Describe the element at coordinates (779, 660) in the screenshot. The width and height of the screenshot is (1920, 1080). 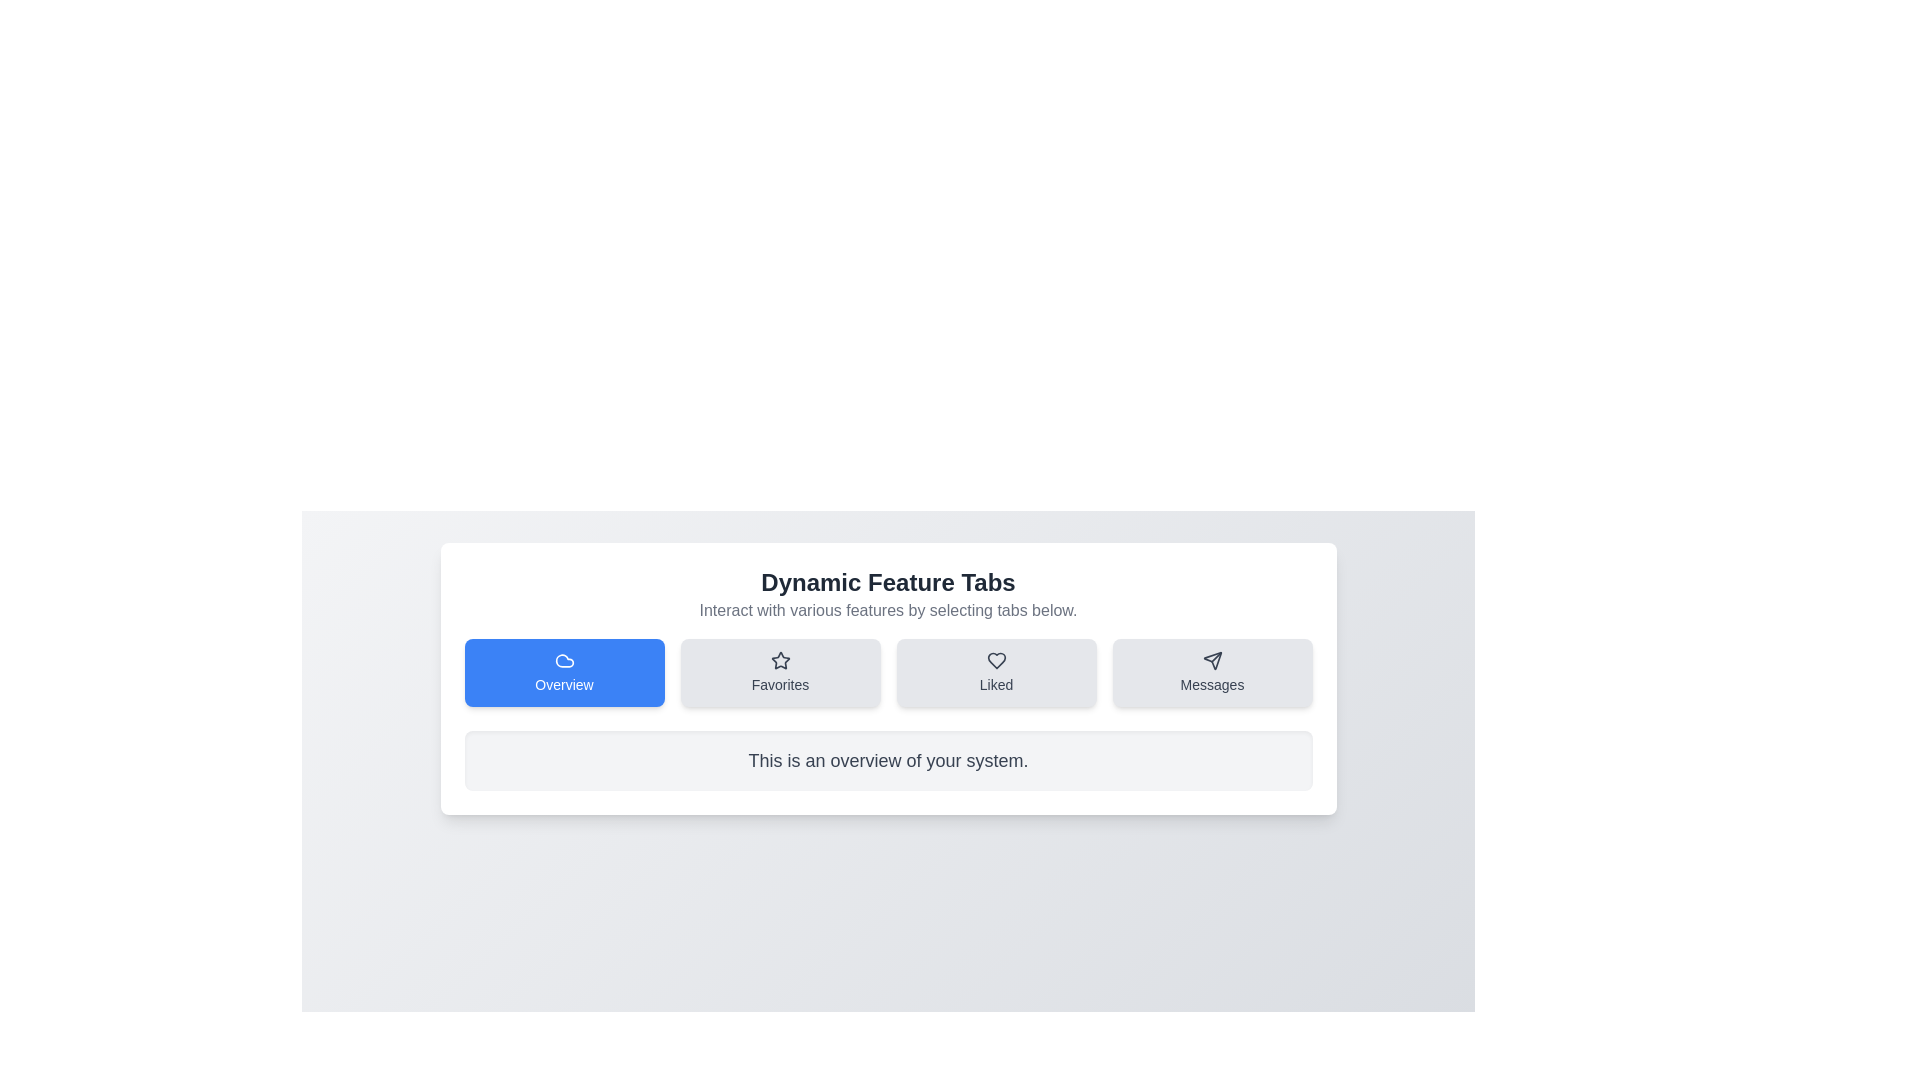
I see `the 'Favorites' tab icon which is the second tab in a horizontal tab group, located centrally in the interface next to the 'Overview' tab` at that location.